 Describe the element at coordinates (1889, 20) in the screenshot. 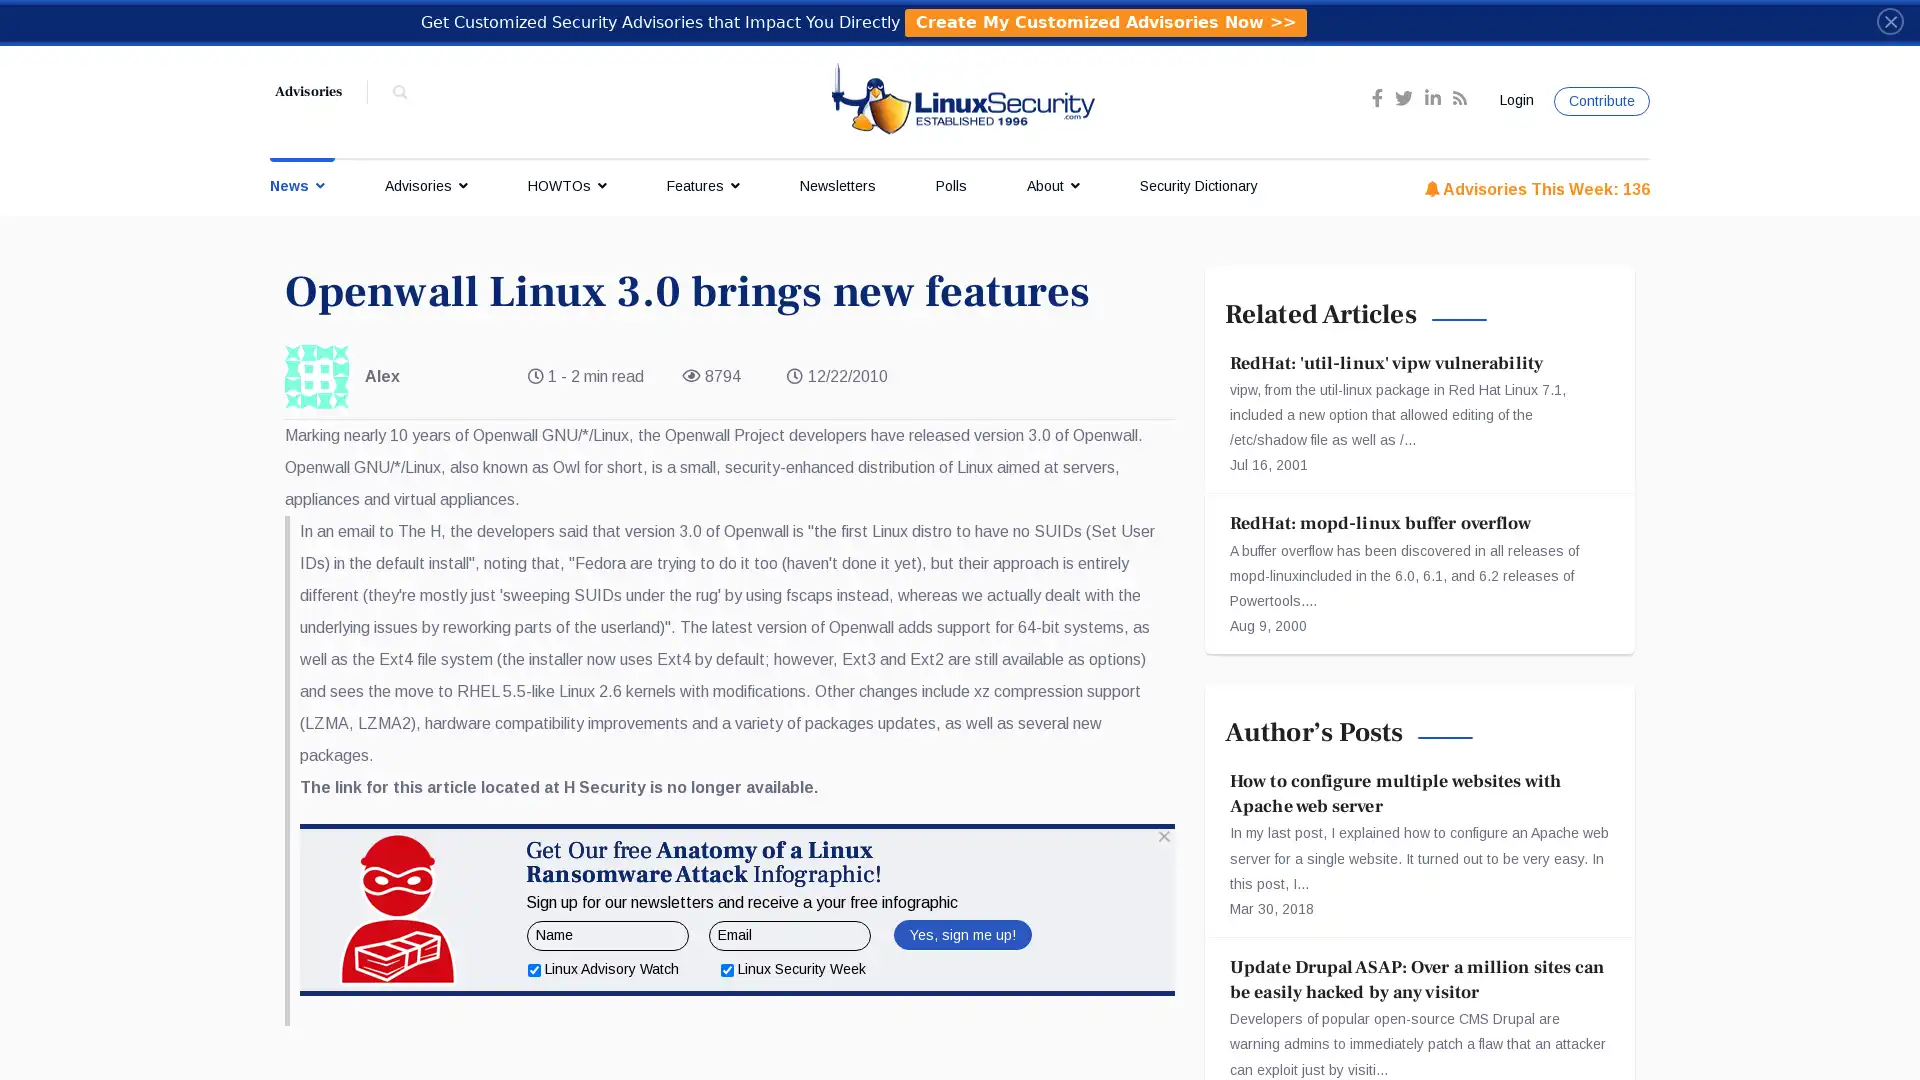

I see `Close` at that location.